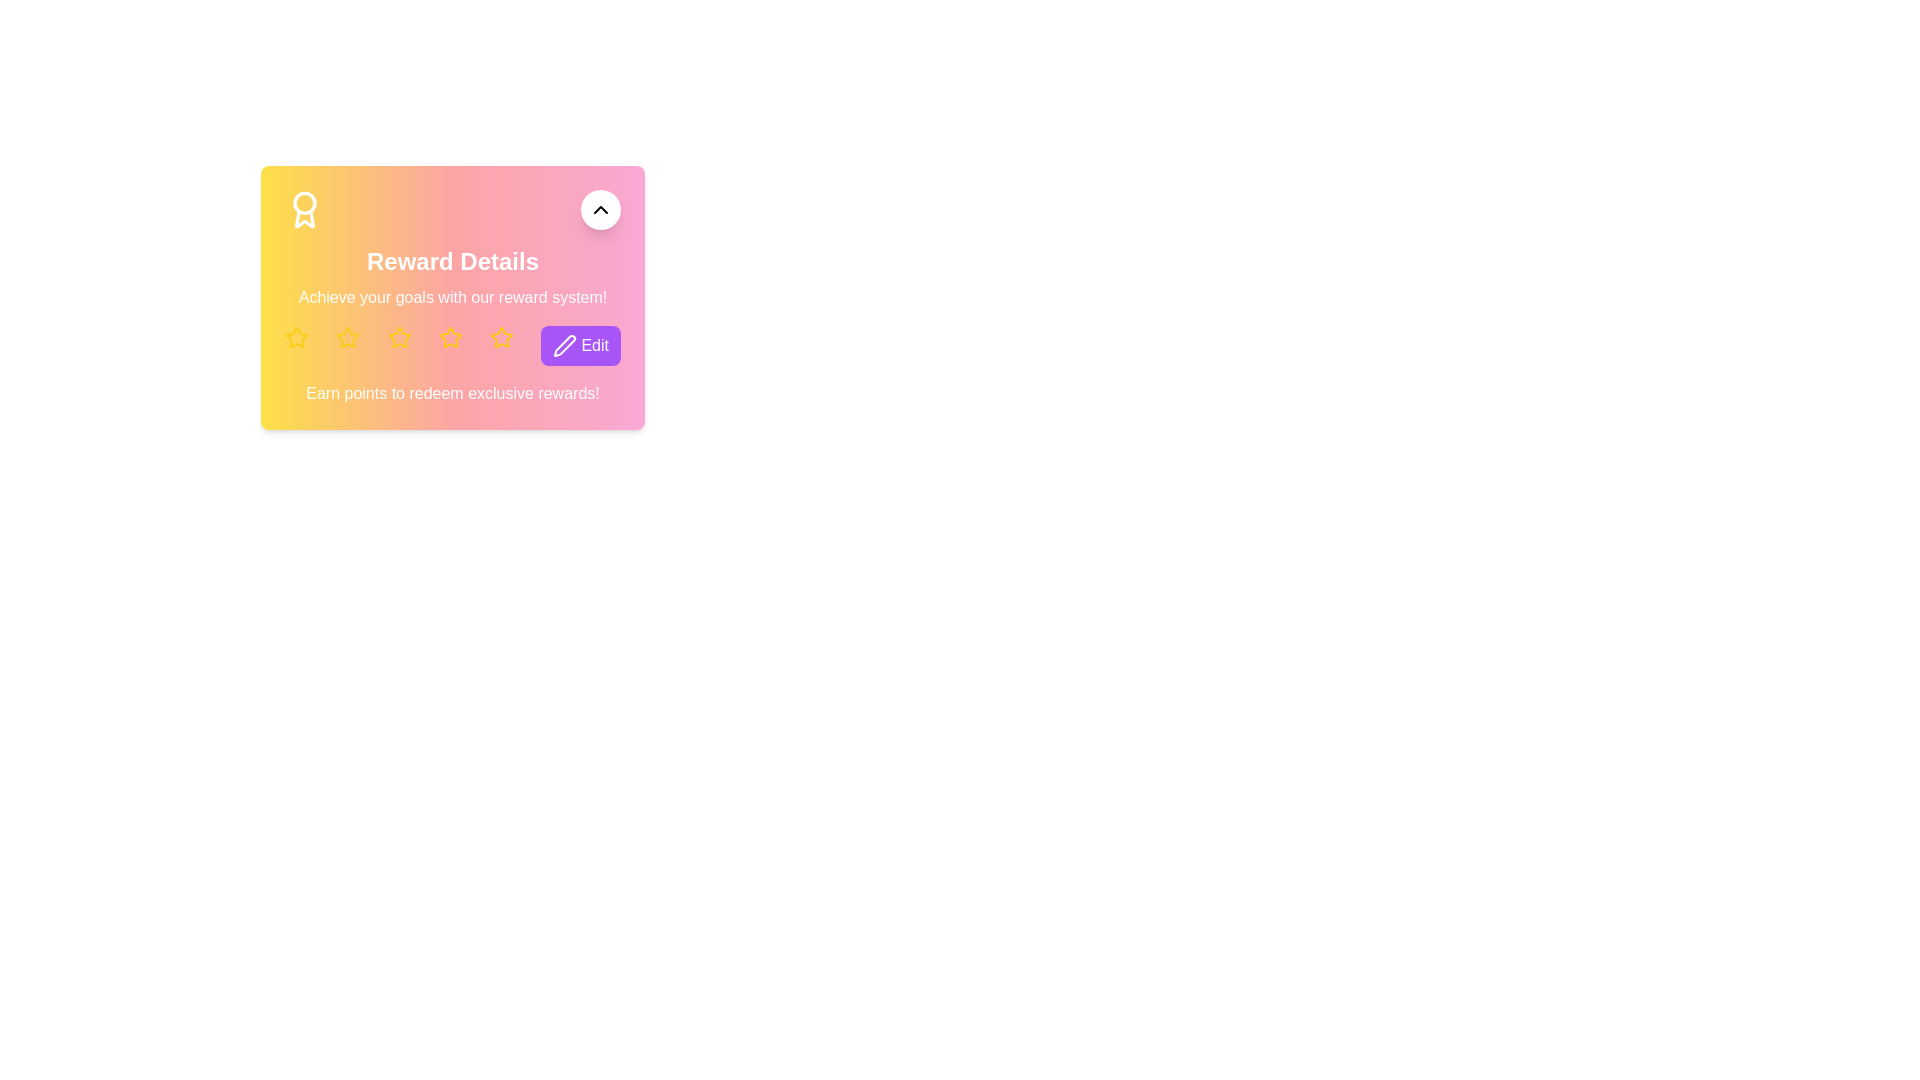 This screenshot has height=1080, width=1920. I want to click on the upward-facing chevron icon within the circular white button located at the top-right corner of the pink gradient card titled 'Reward Details', so click(599, 209).